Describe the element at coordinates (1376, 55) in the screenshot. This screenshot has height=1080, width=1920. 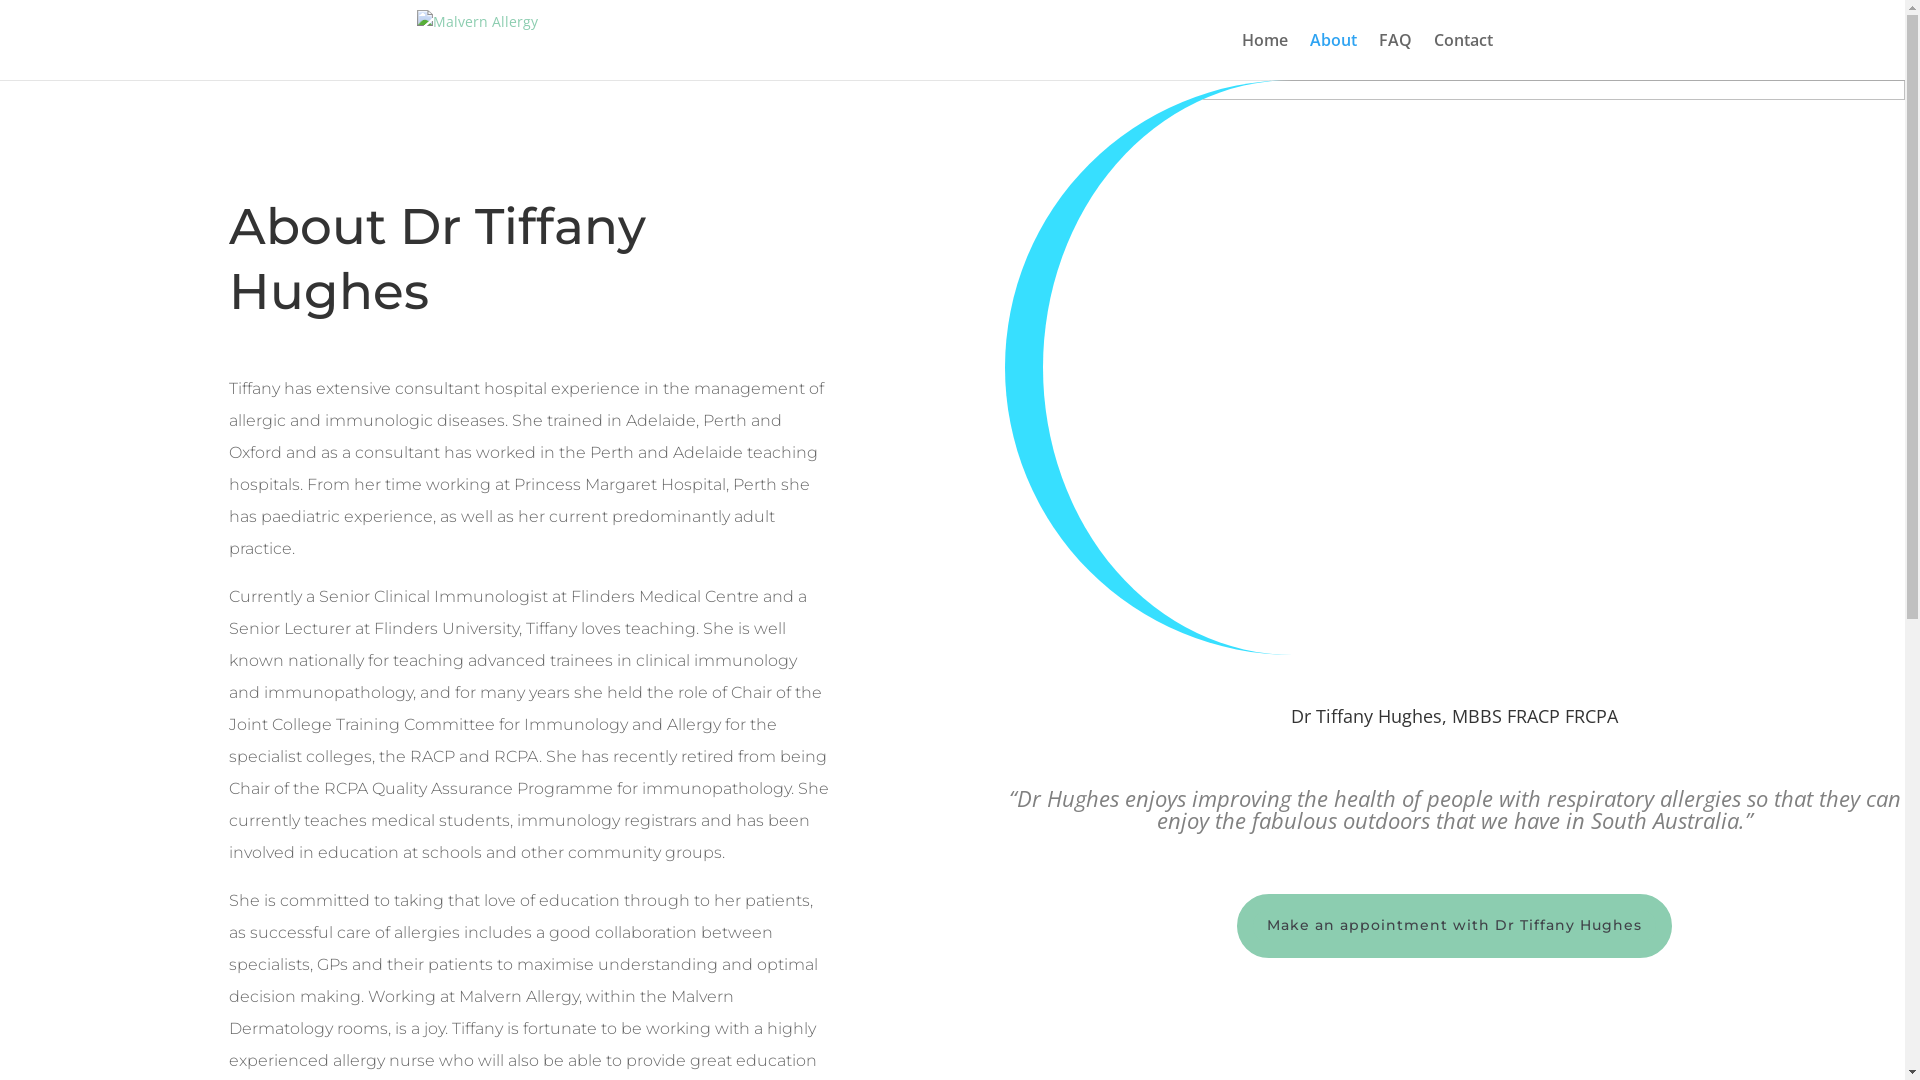
I see `'FAQ'` at that location.